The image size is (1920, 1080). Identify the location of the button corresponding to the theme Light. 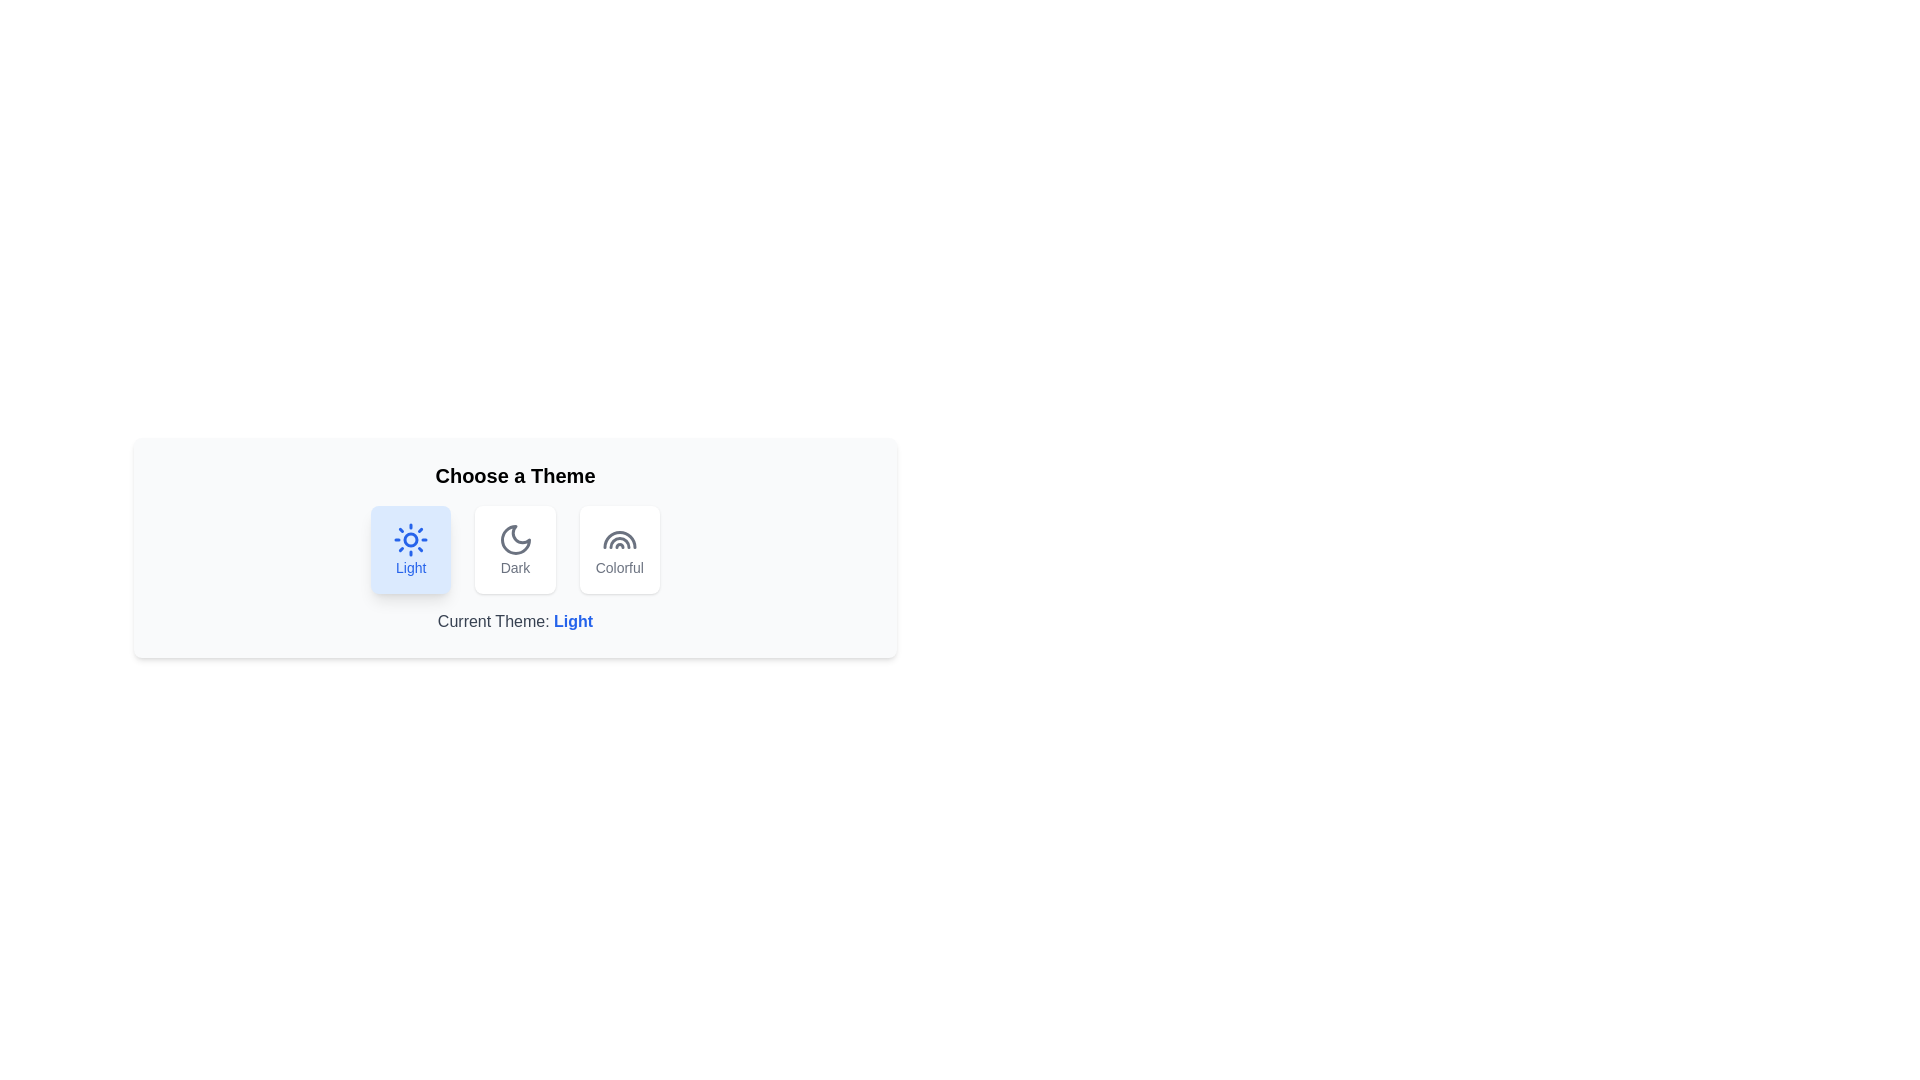
(410, 550).